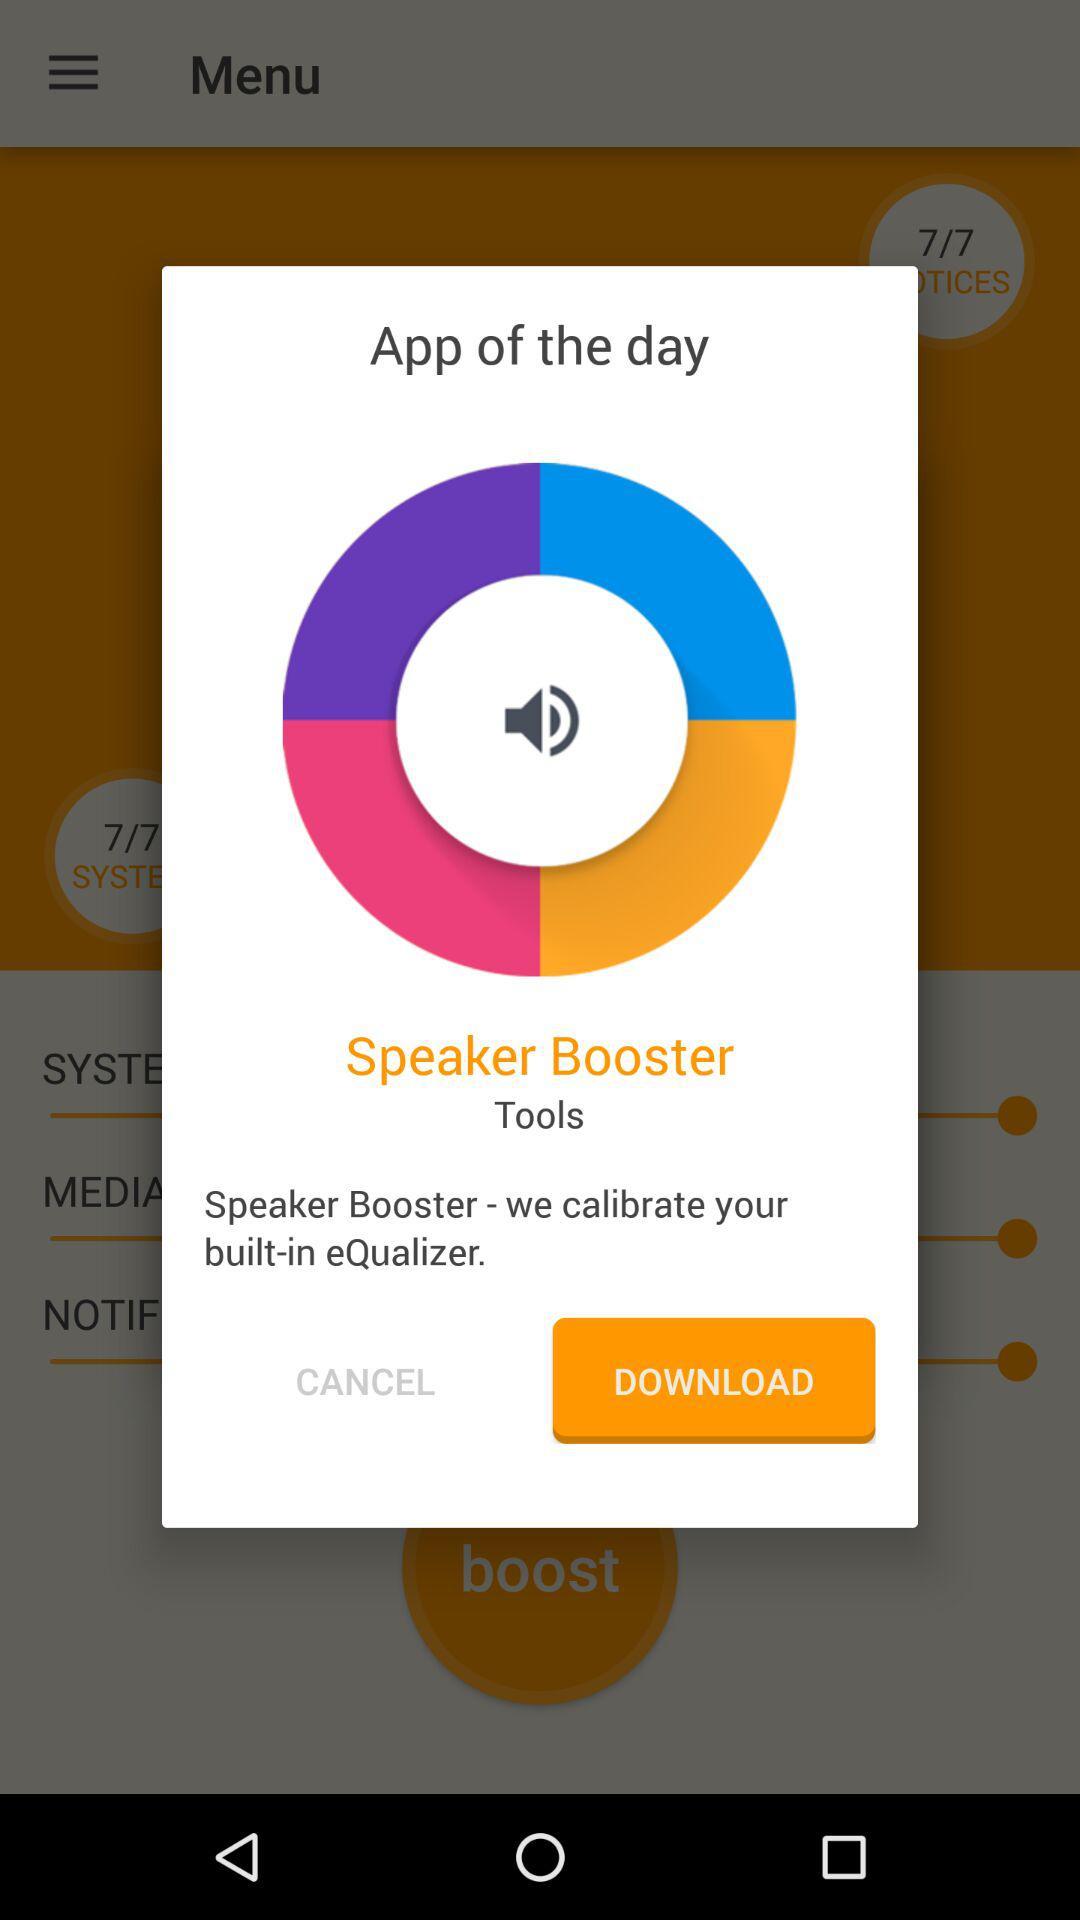 This screenshot has width=1080, height=1920. I want to click on item above speaker booster item, so click(538, 719).